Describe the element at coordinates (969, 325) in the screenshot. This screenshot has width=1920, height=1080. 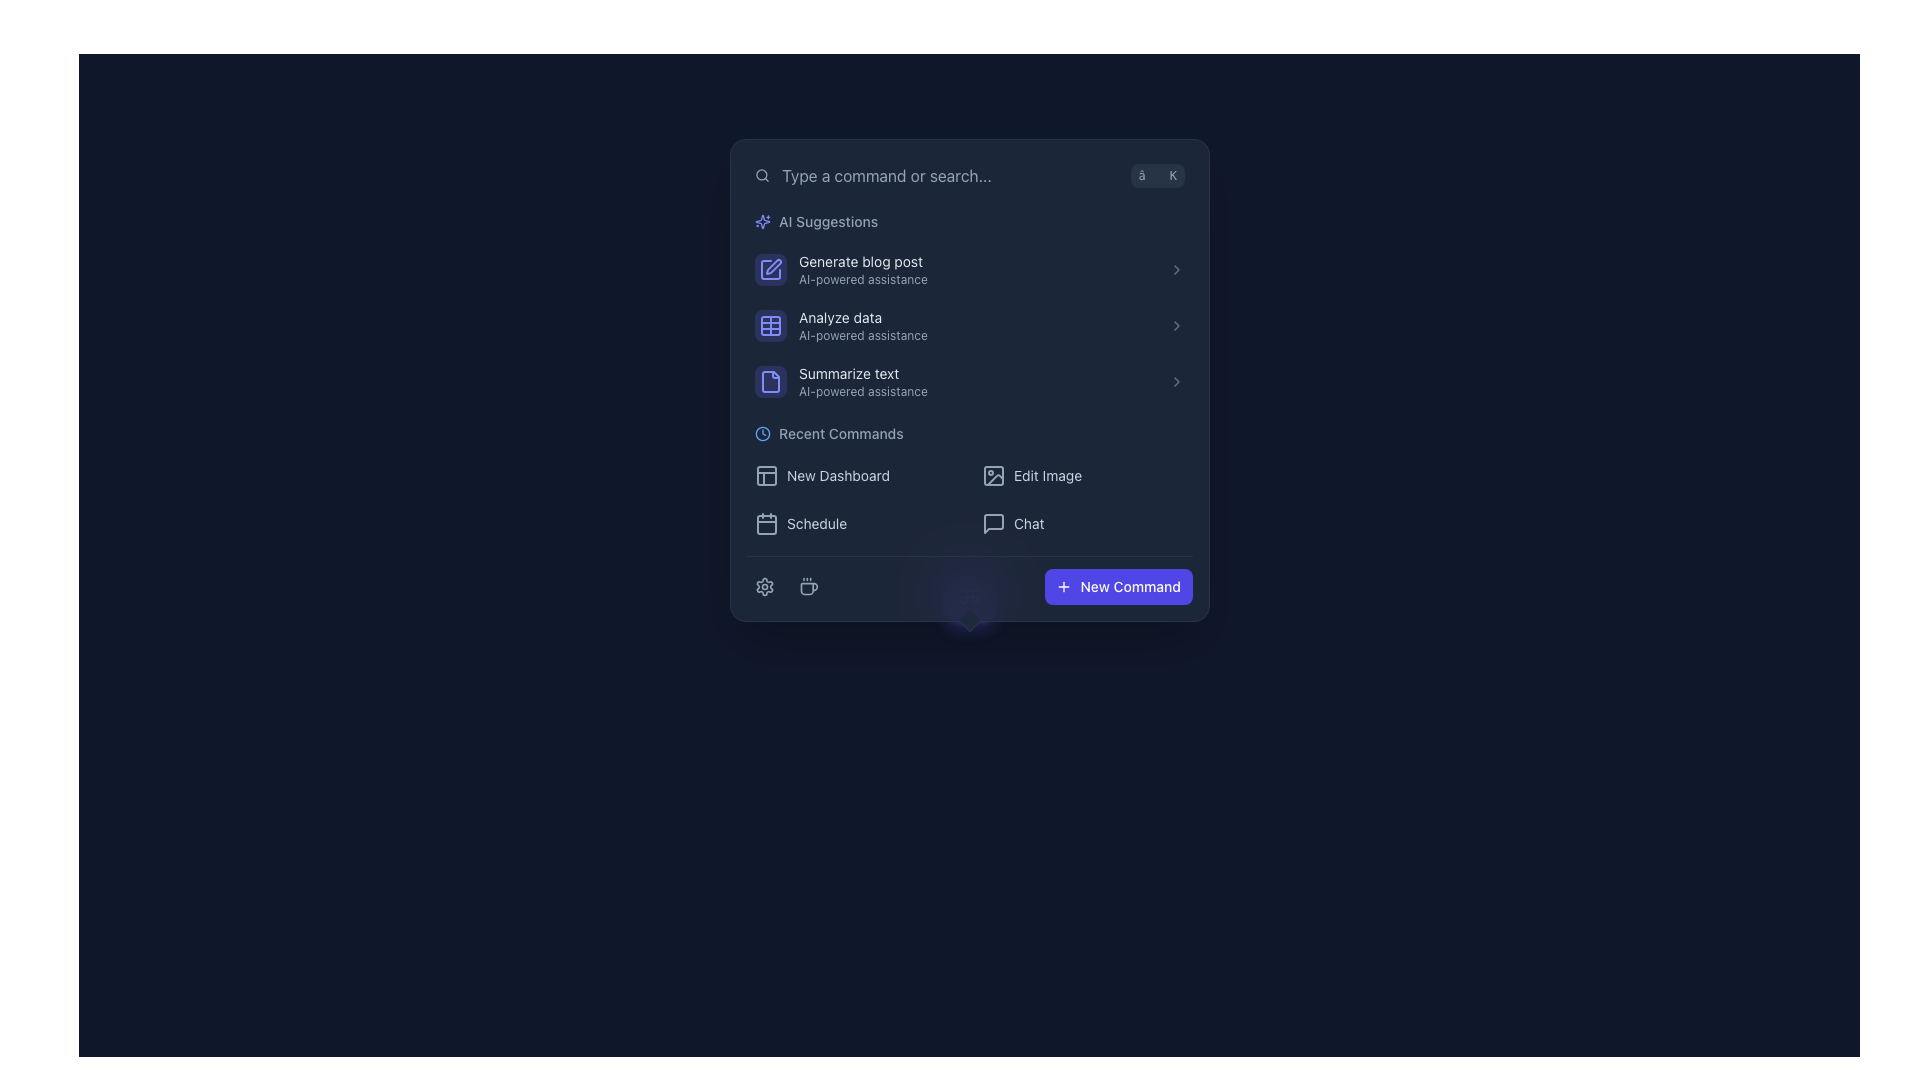
I see `the selectable list item labeled 'Analyze data'` at that location.